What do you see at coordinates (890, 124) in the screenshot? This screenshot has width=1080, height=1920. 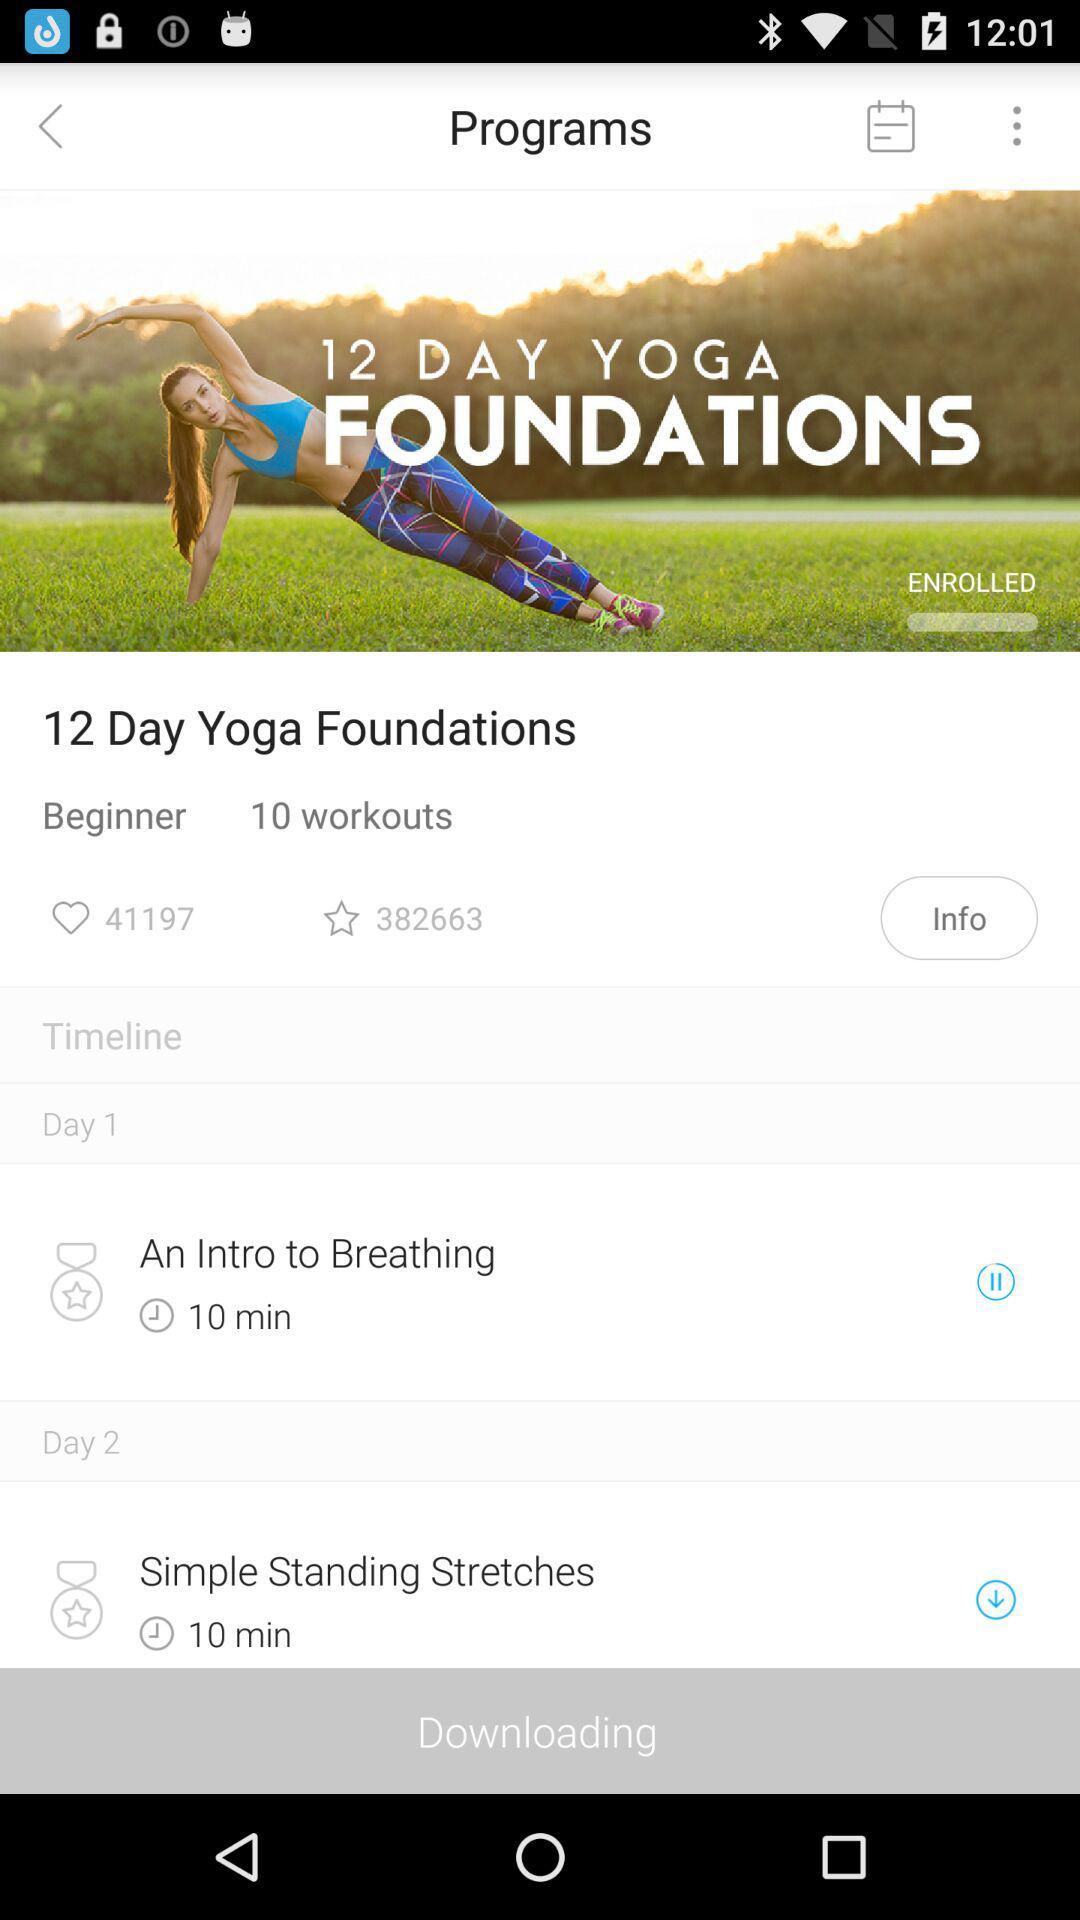 I see `calendar` at bounding box center [890, 124].